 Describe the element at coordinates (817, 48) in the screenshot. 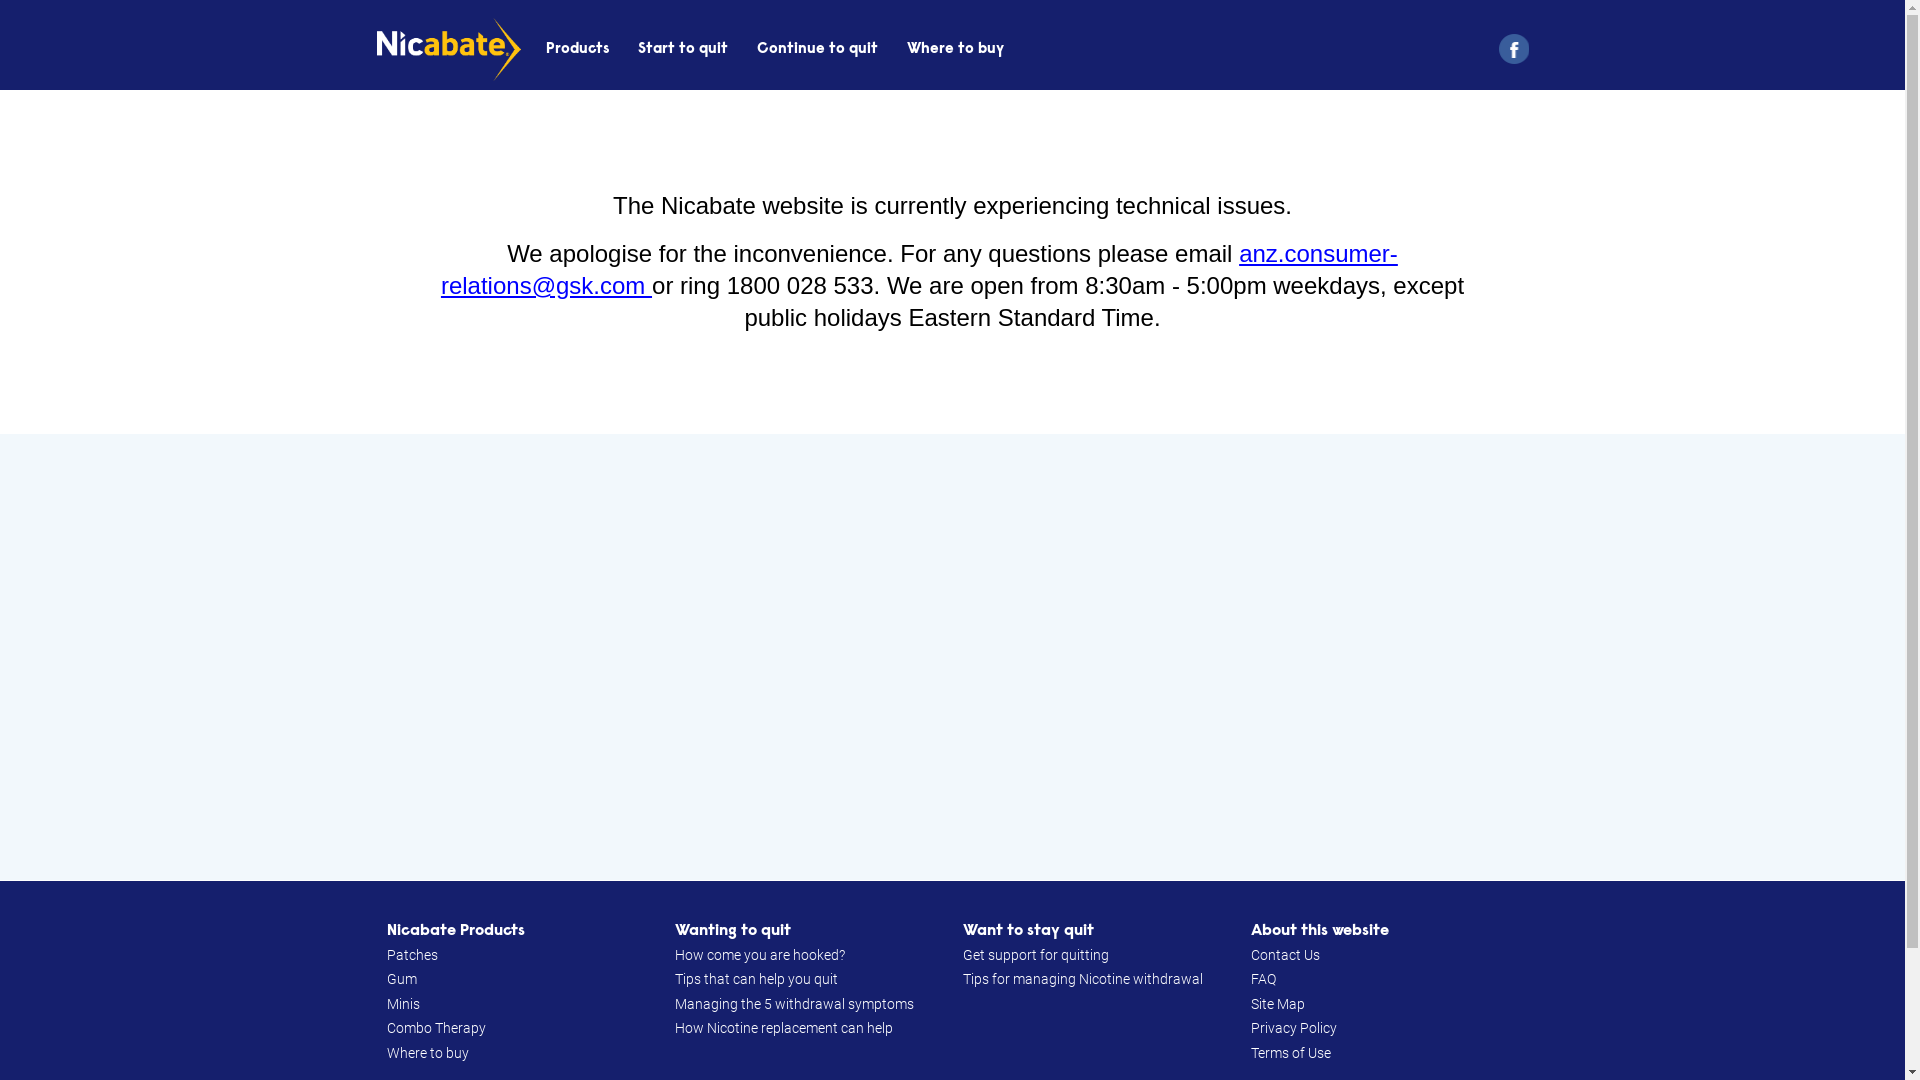

I see `'continue to quit'` at that location.